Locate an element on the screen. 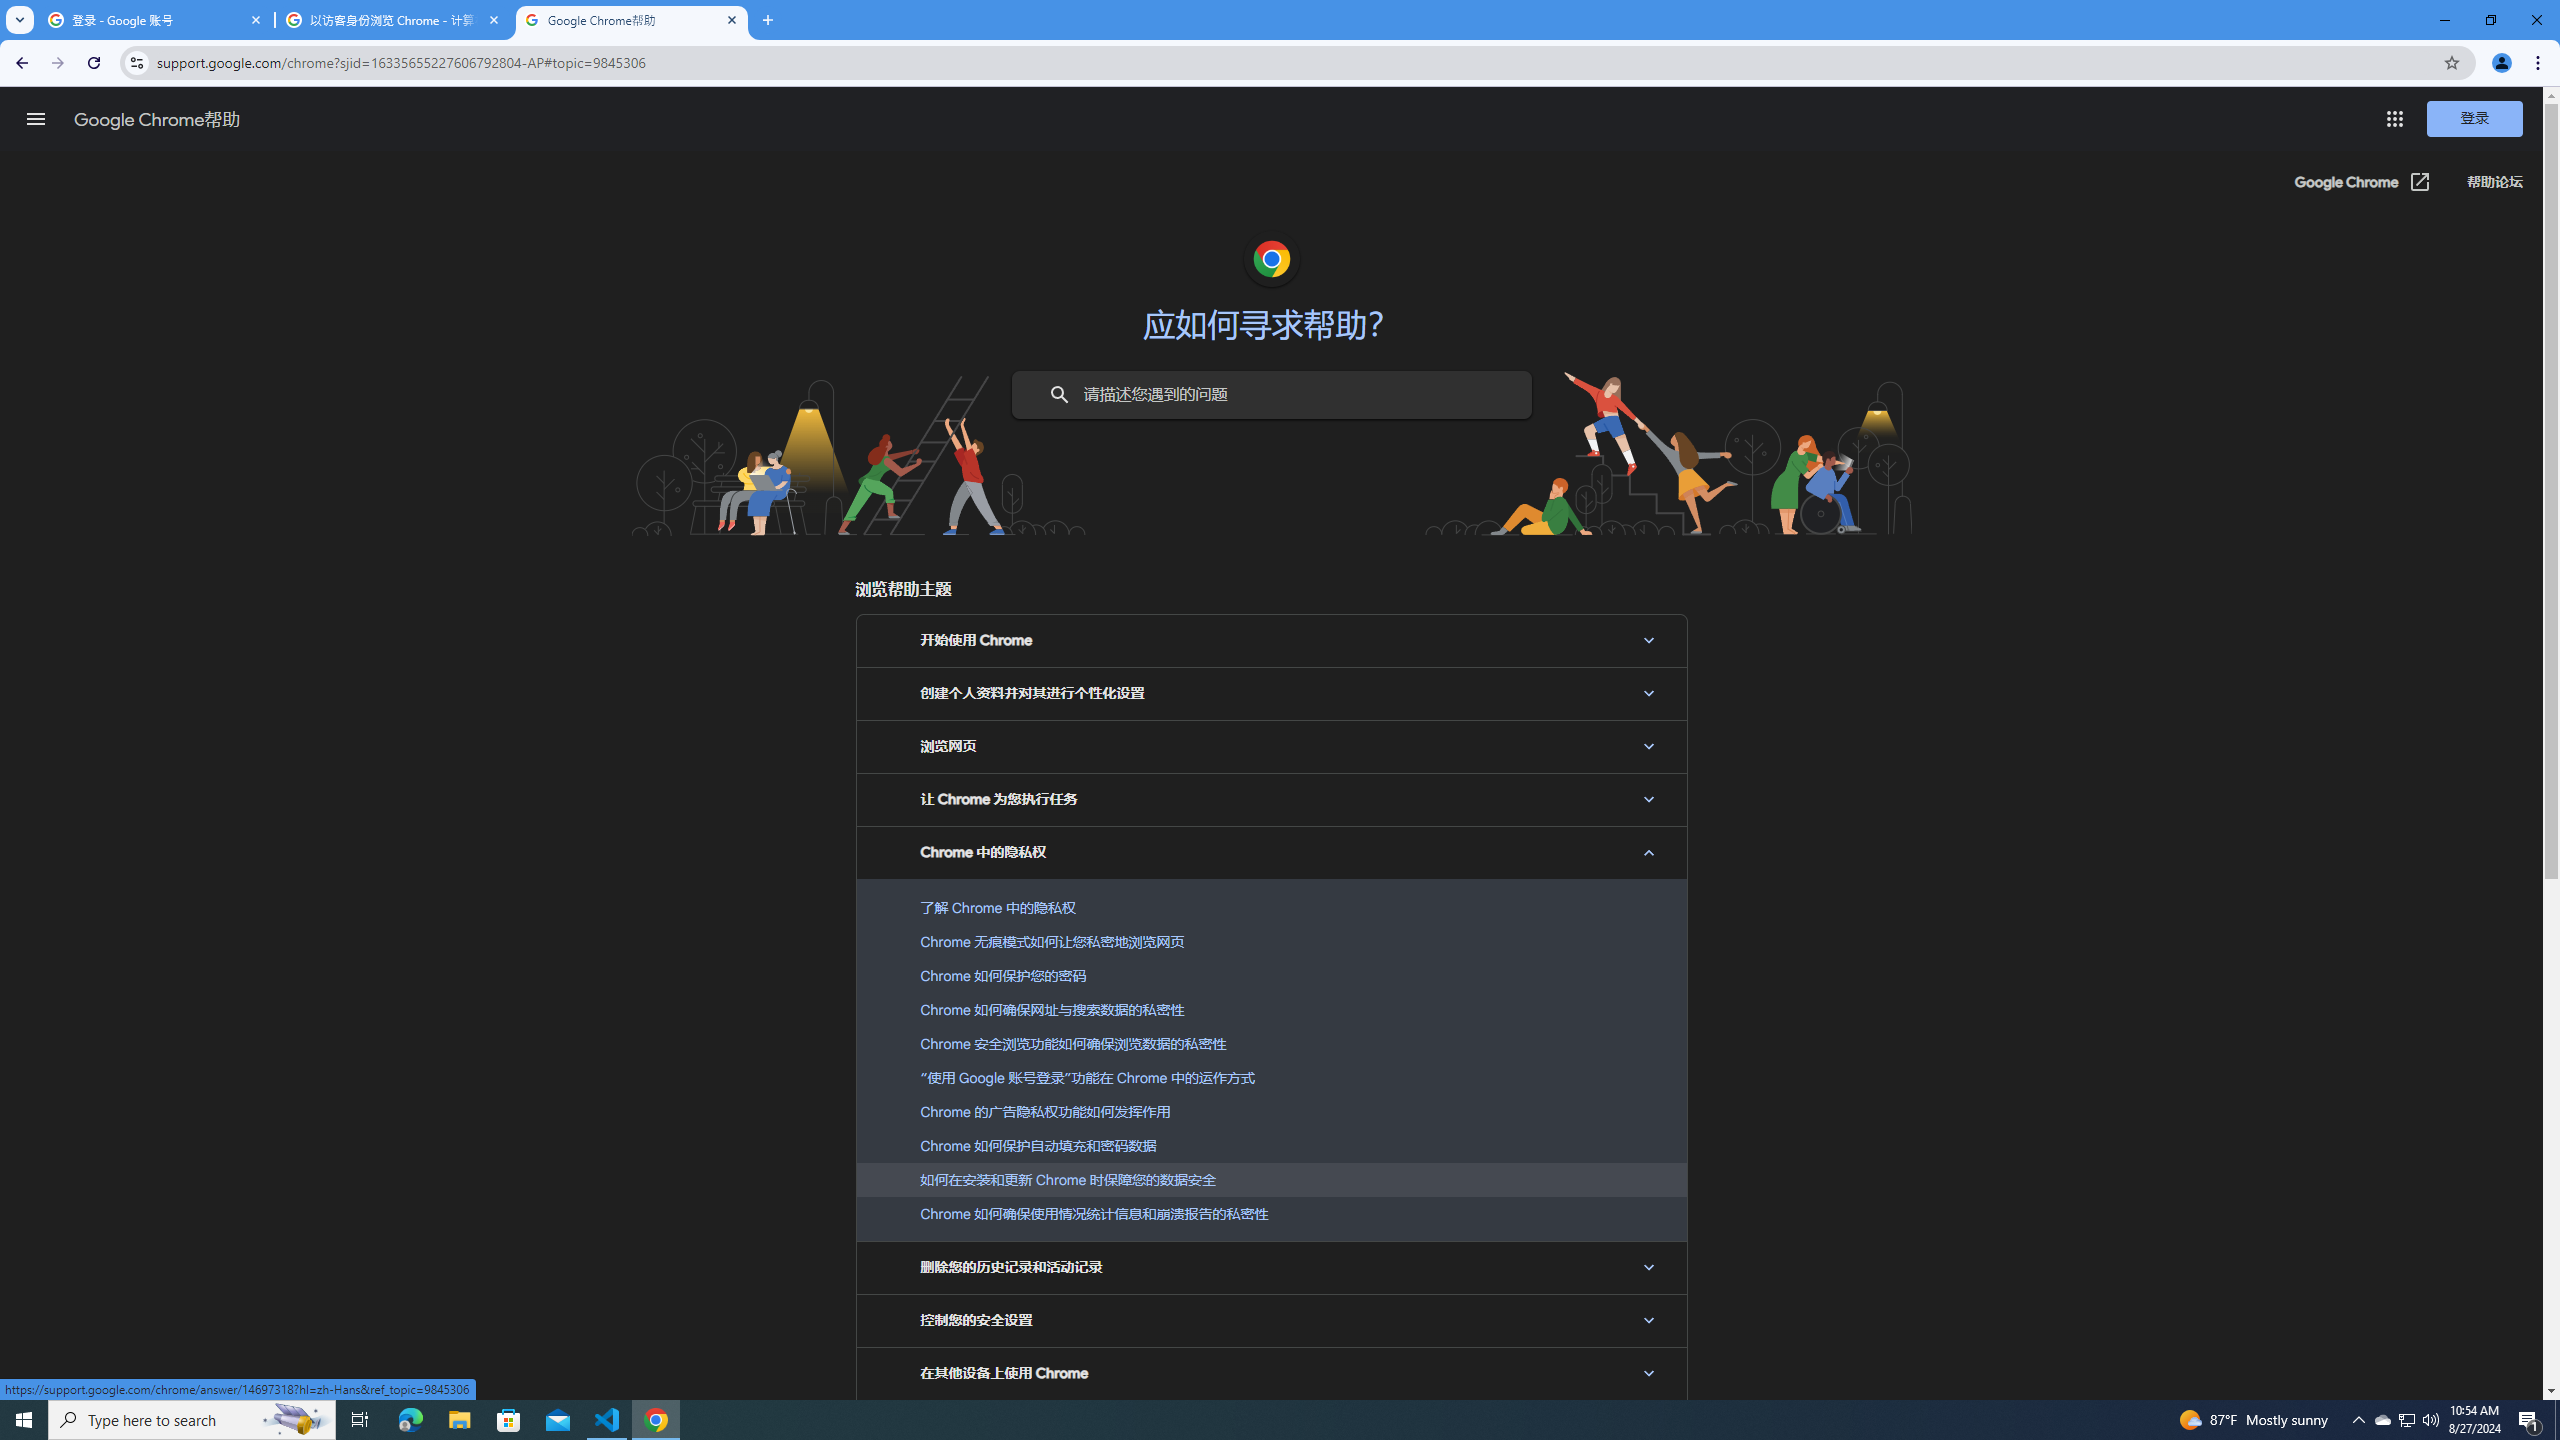 The image size is (2560, 1440). 'Close' is located at coordinates (729, 19).